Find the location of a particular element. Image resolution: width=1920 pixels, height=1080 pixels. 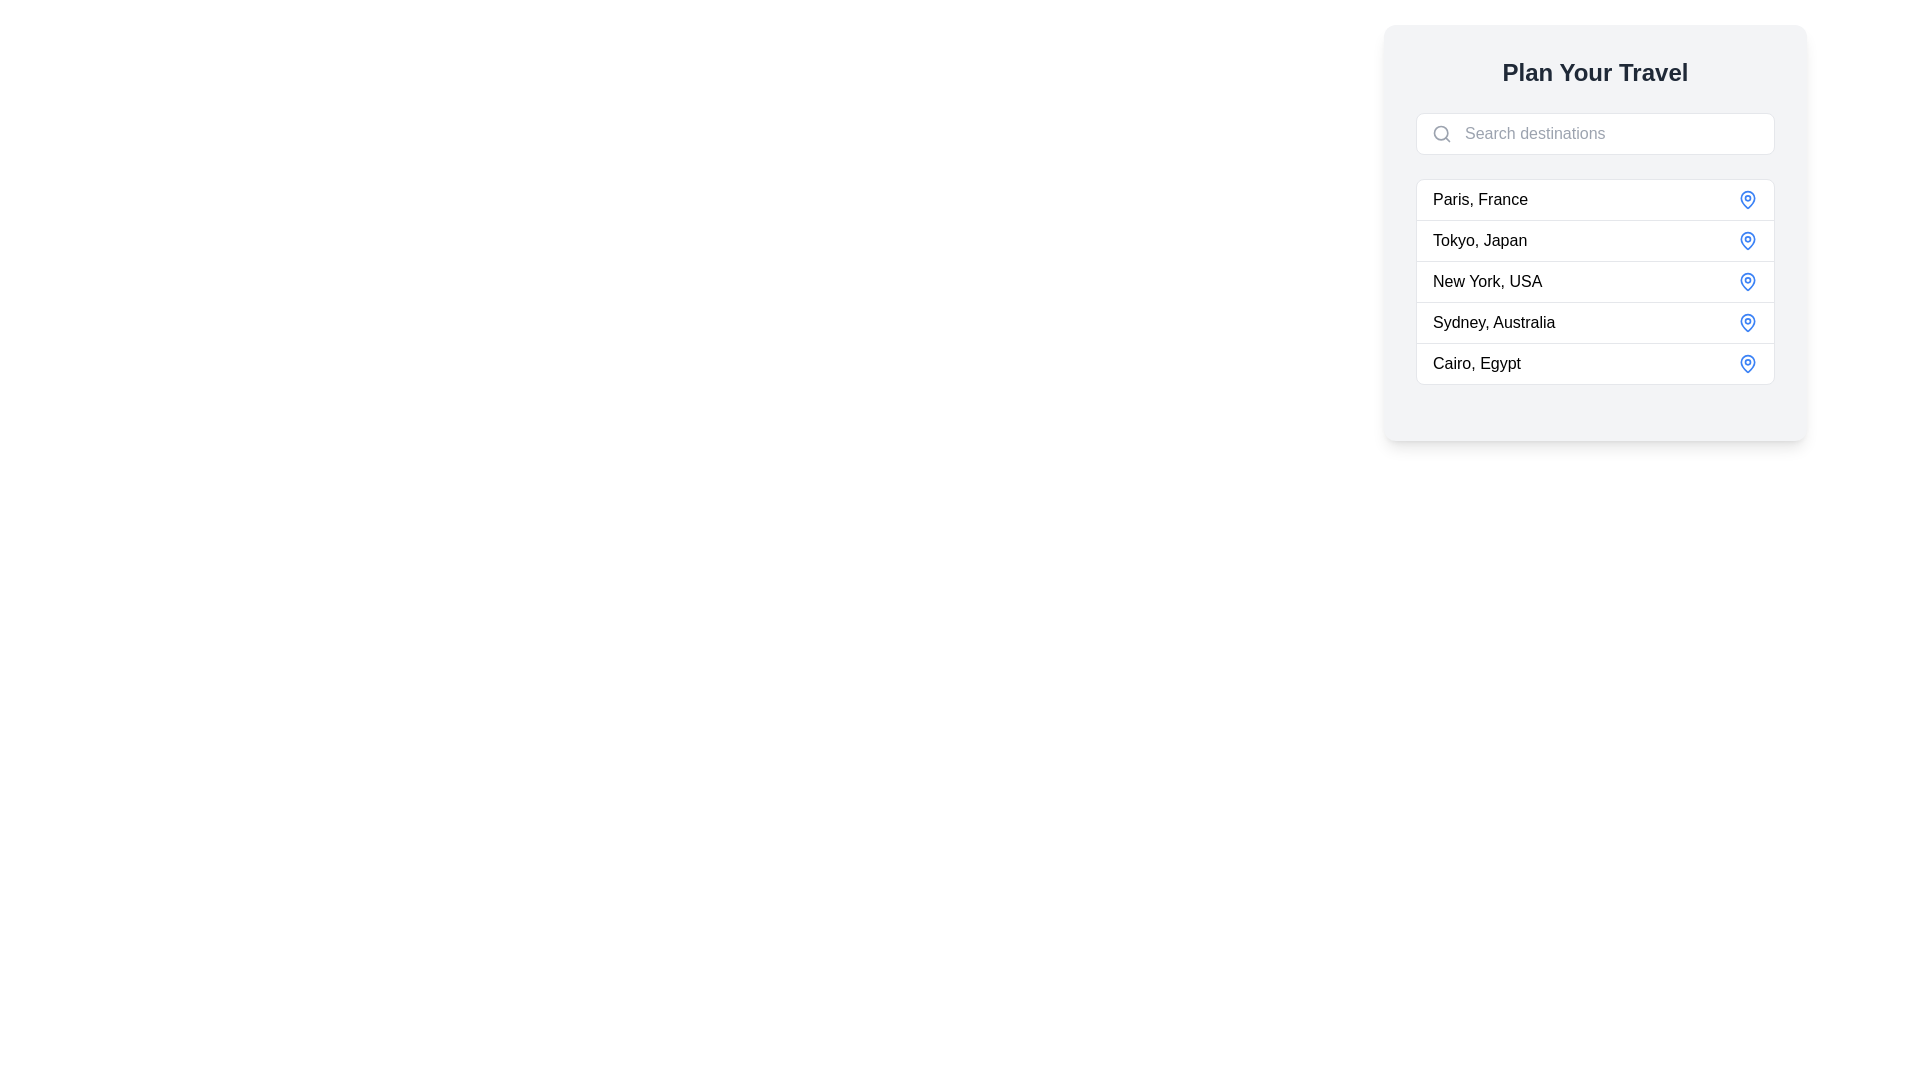

the second item is located at coordinates (1594, 231).